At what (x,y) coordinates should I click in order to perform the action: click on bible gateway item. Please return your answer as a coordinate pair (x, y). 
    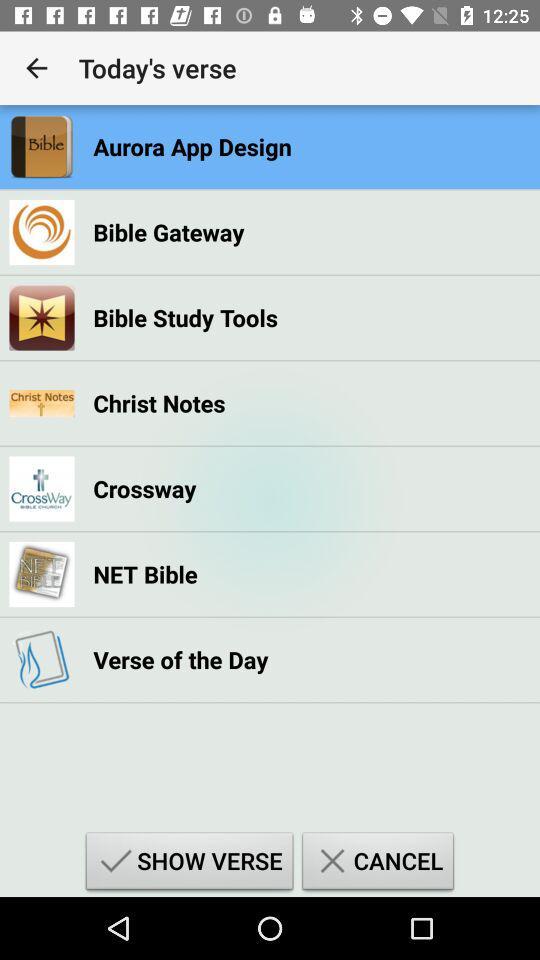
    Looking at the image, I should click on (167, 232).